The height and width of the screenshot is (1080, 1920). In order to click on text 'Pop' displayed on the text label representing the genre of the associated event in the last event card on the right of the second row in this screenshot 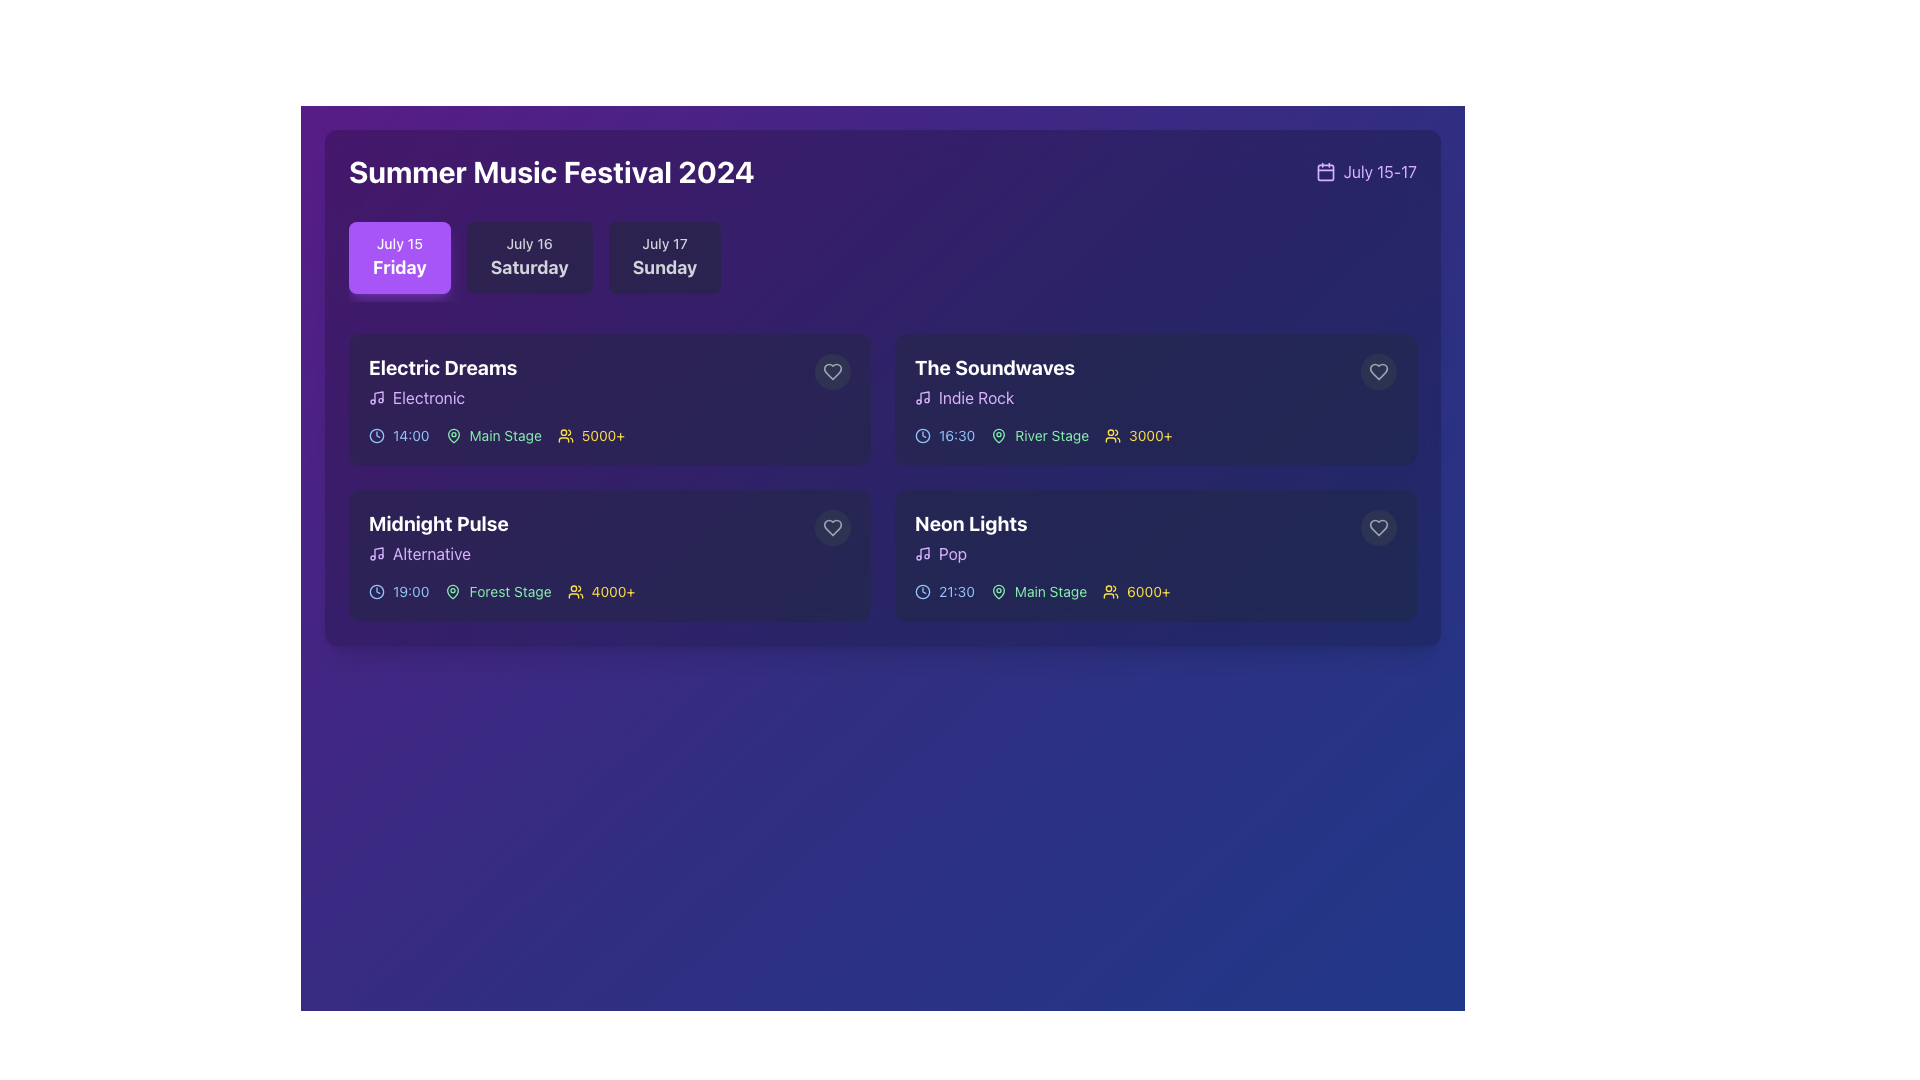, I will do `click(952, 554)`.